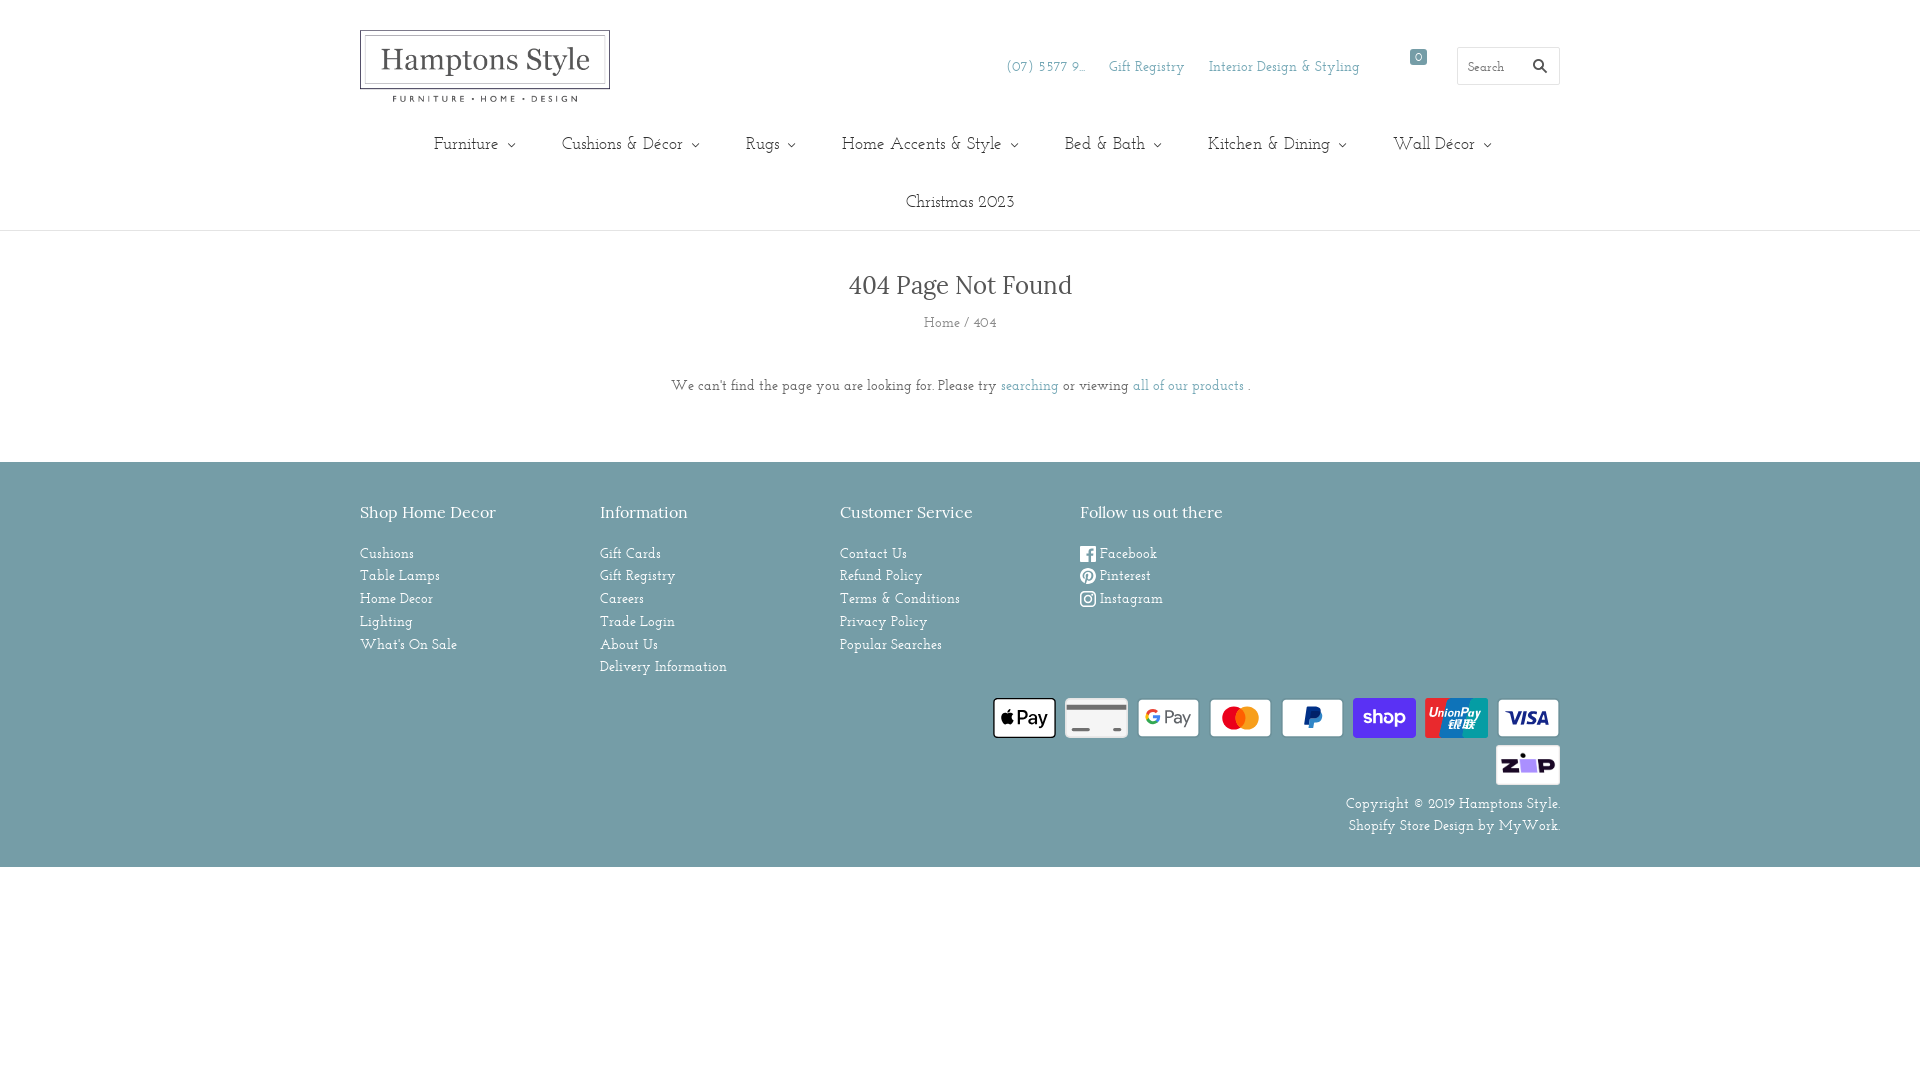 This screenshot has height=1080, width=1920. Describe the element at coordinates (1508, 801) in the screenshot. I see `'Hamptons Style'` at that location.